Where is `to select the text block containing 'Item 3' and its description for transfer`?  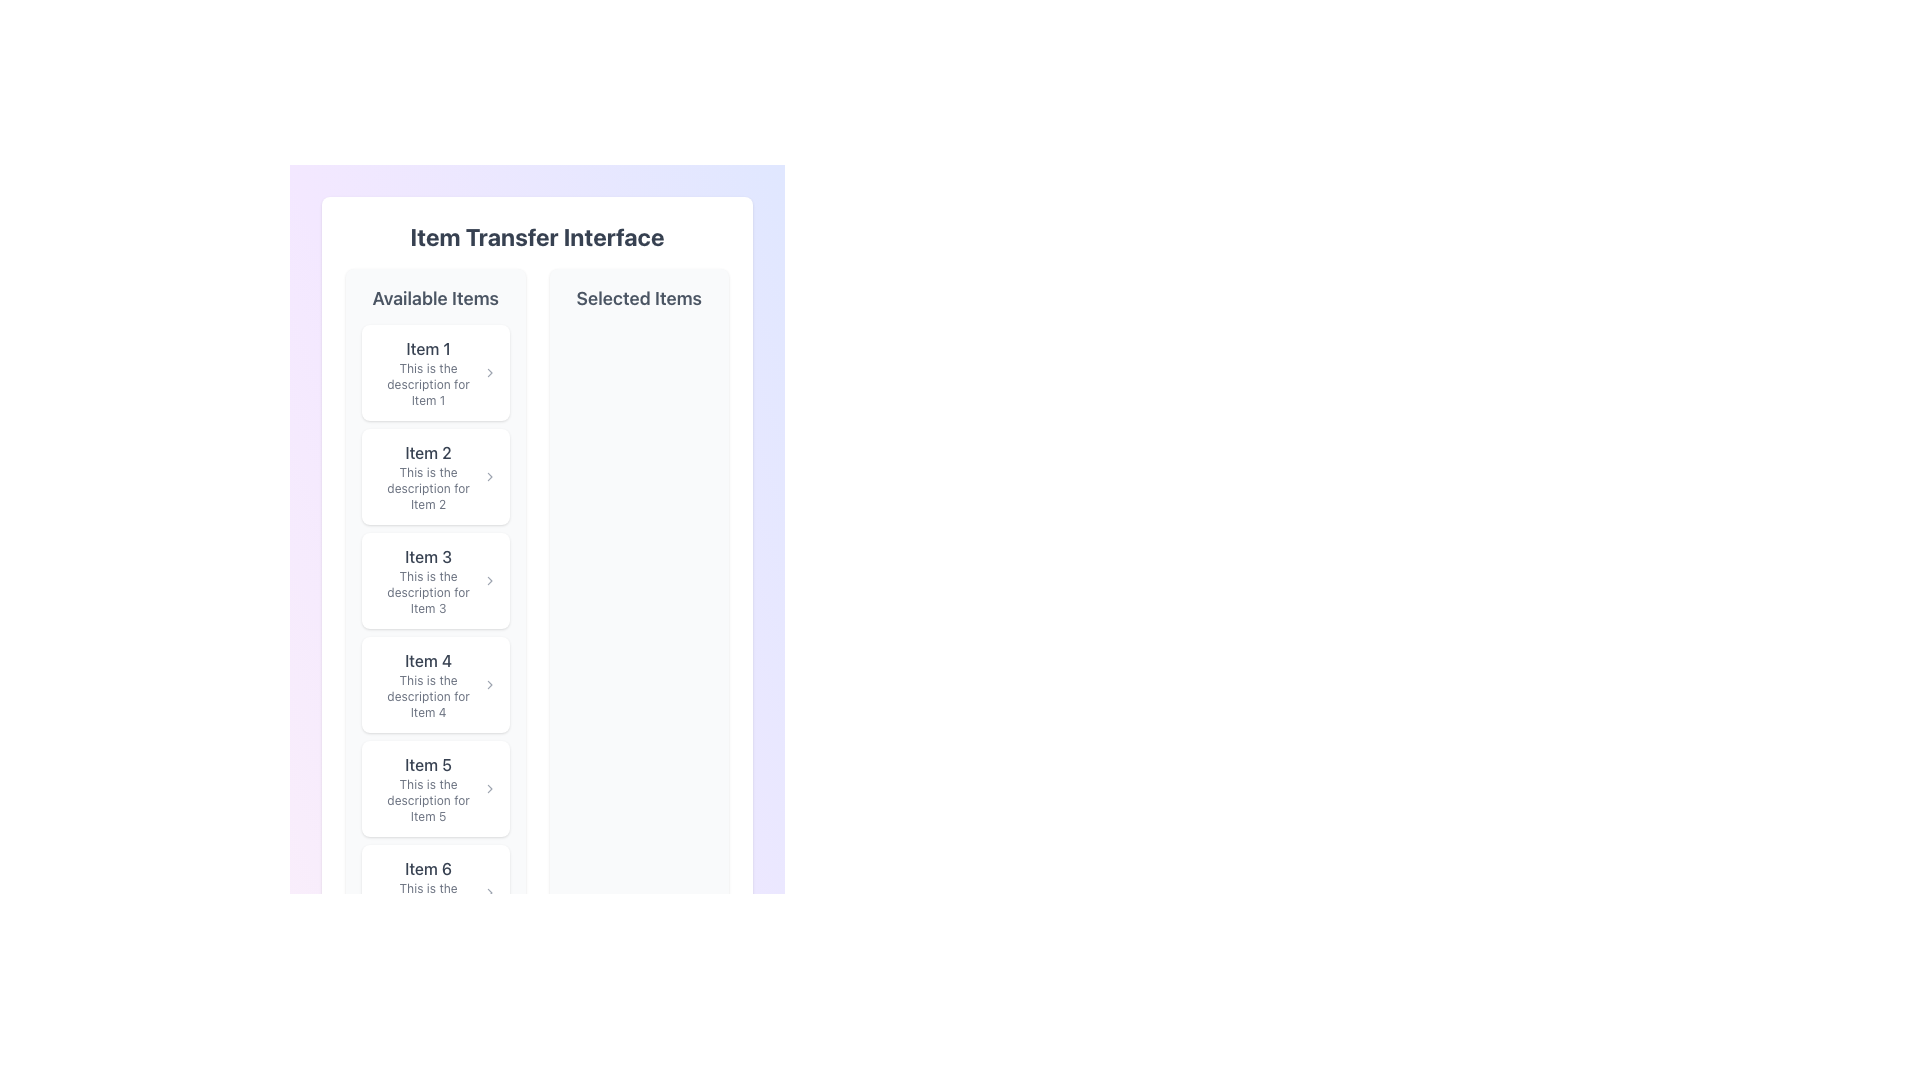
to select the text block containing 'Item 3' and its description for transfer is located at coordinates (426, 581).